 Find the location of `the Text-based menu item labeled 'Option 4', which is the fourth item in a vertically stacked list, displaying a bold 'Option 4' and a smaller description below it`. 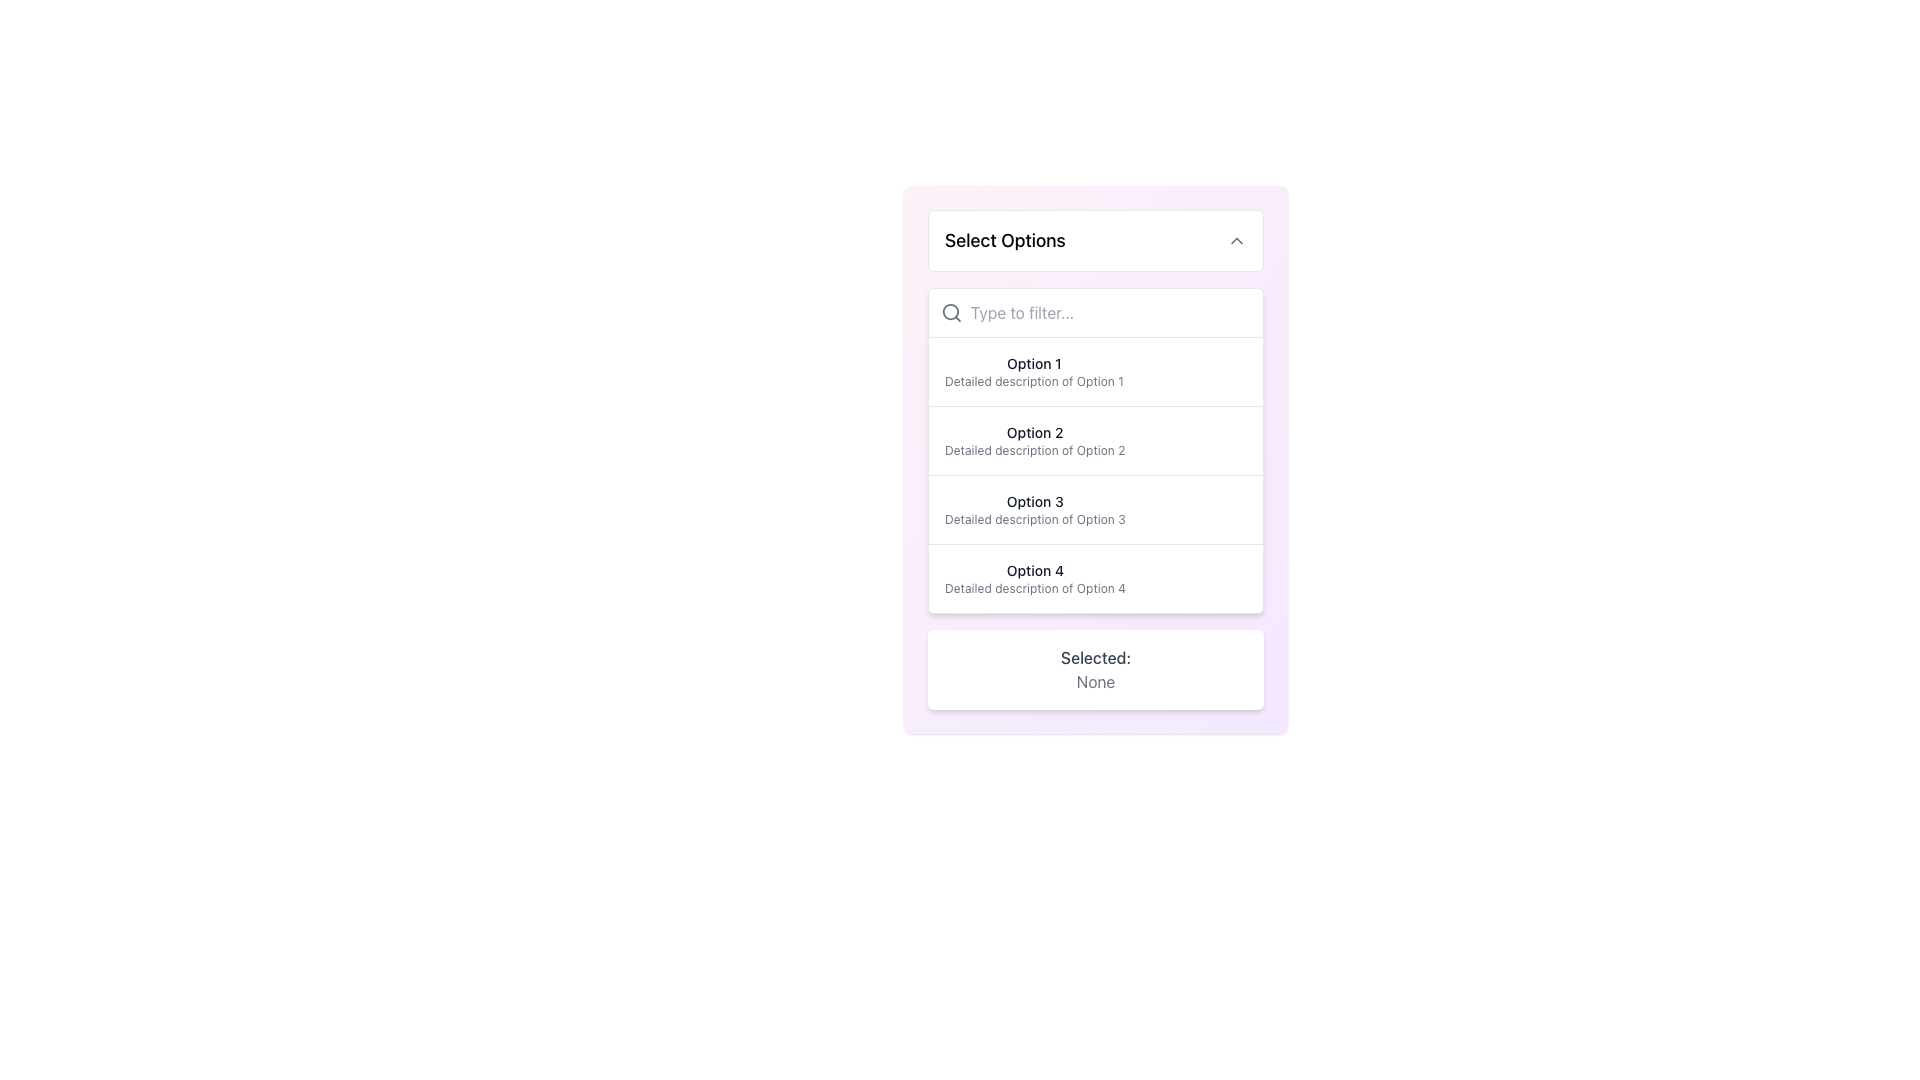

the Text-based menu item labeled 'Option 4', which is the fourth item in a vertically stacked list, displaying a bold 'Option 4' and a smaller description below it is located at coordinates (1094, 578).